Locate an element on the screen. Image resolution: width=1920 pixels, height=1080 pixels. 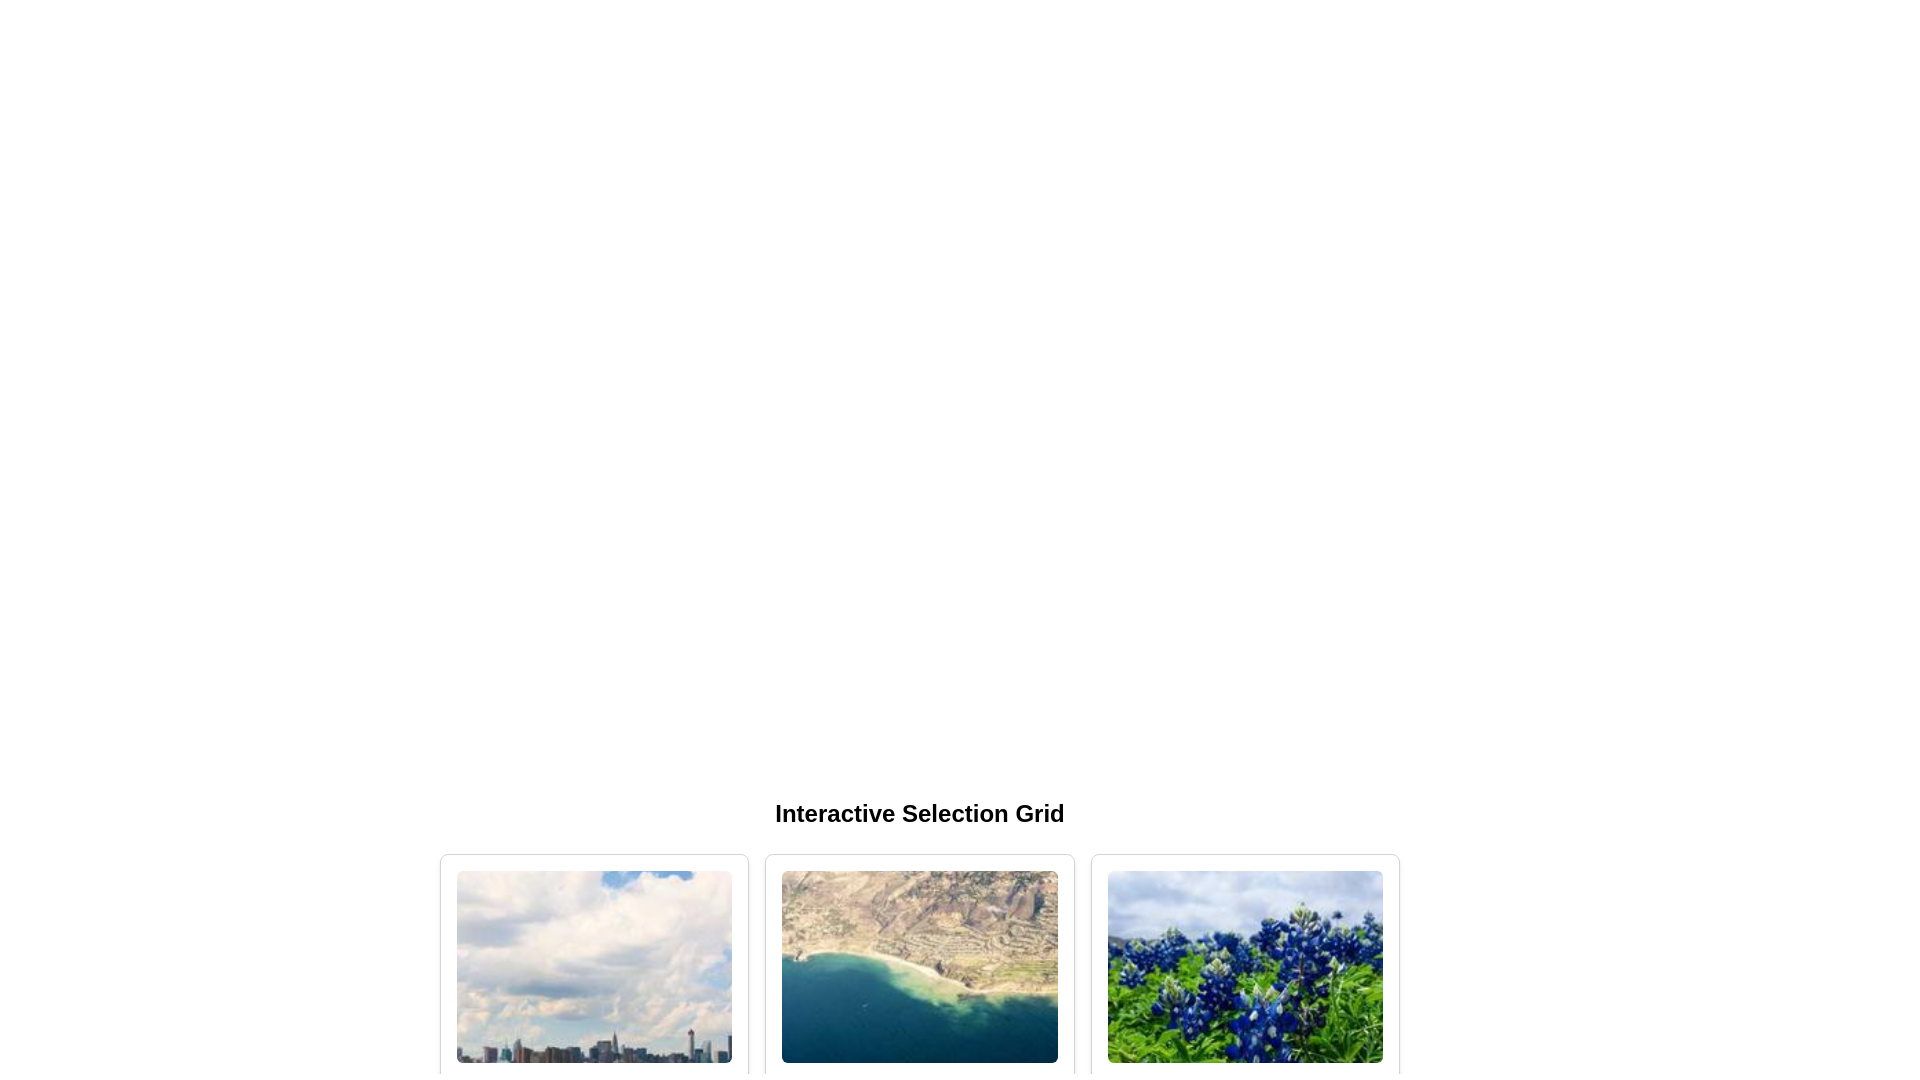
the image of item Item 2 to view its larger version is located at coordinates (919, 966).